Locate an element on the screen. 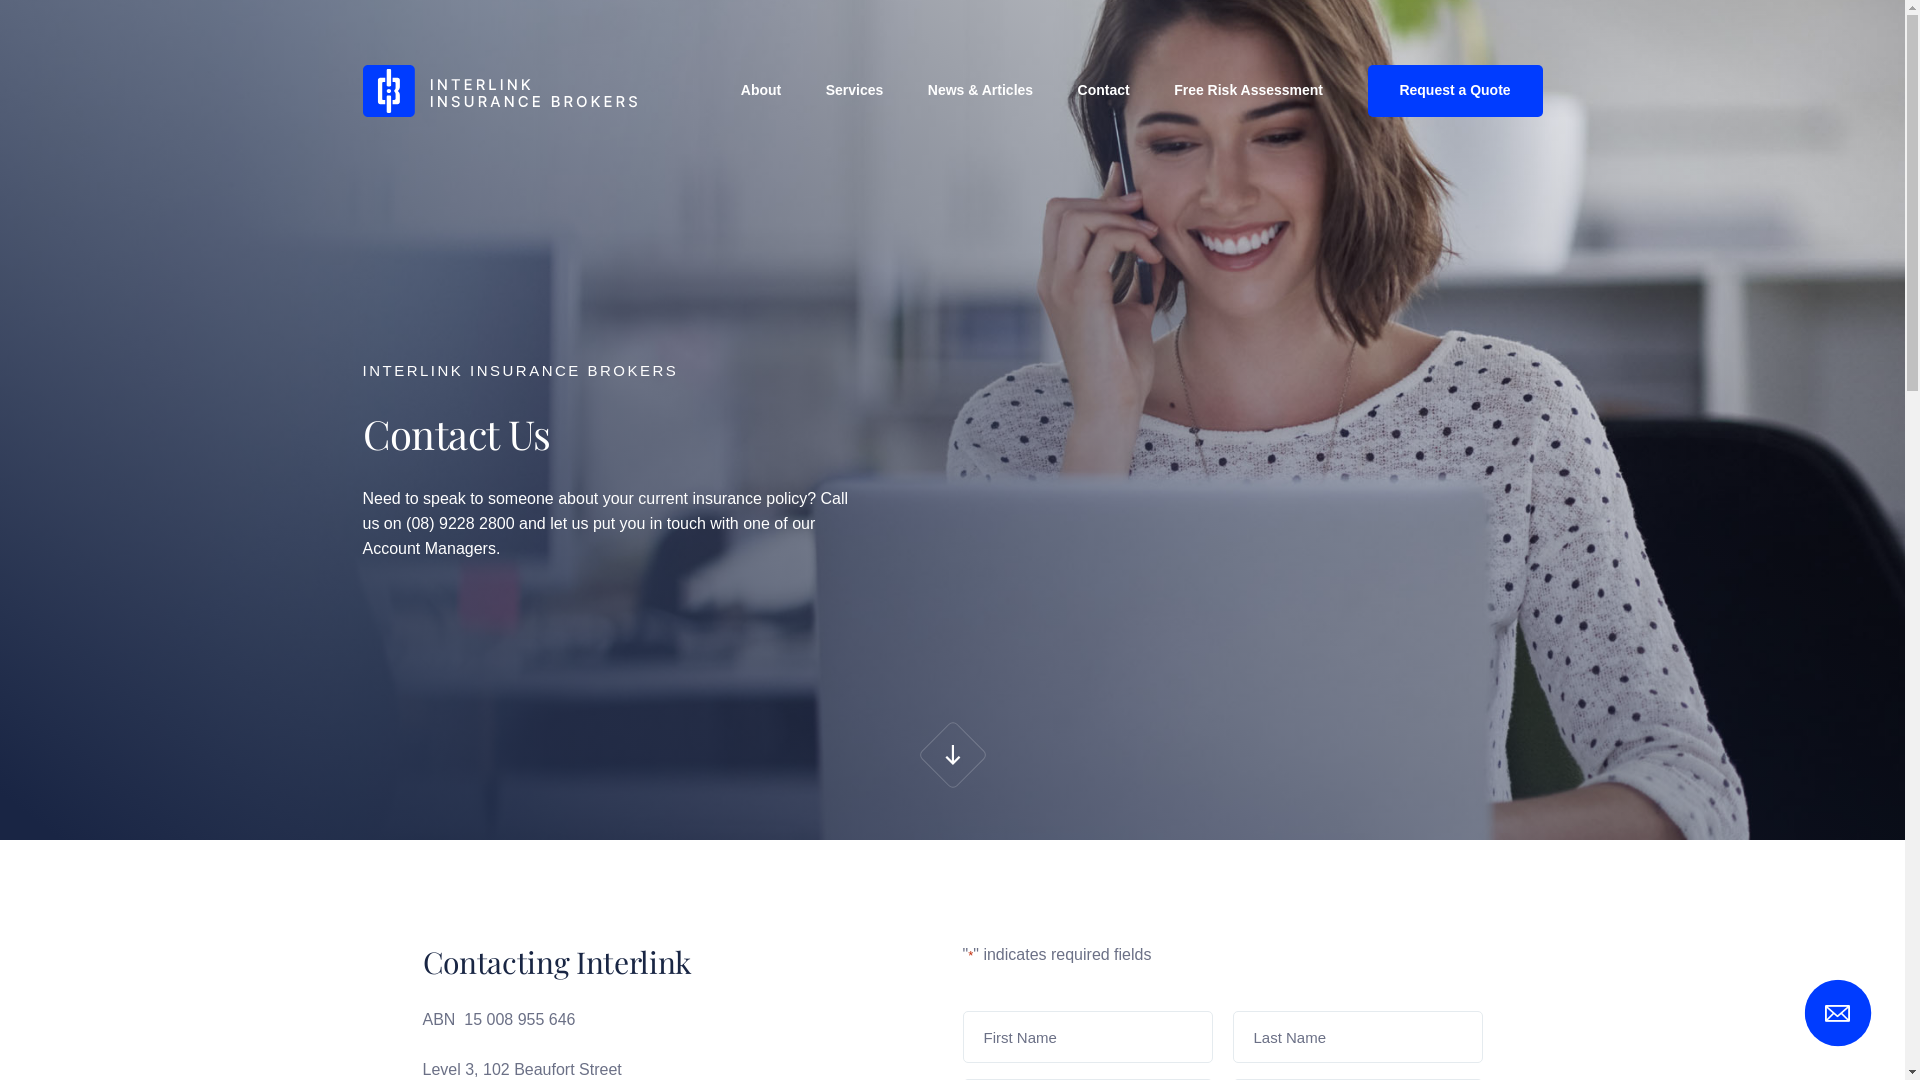 This screenshot has width=1920, height=1080. 'Contact' is located at coordinates (1103, 88).